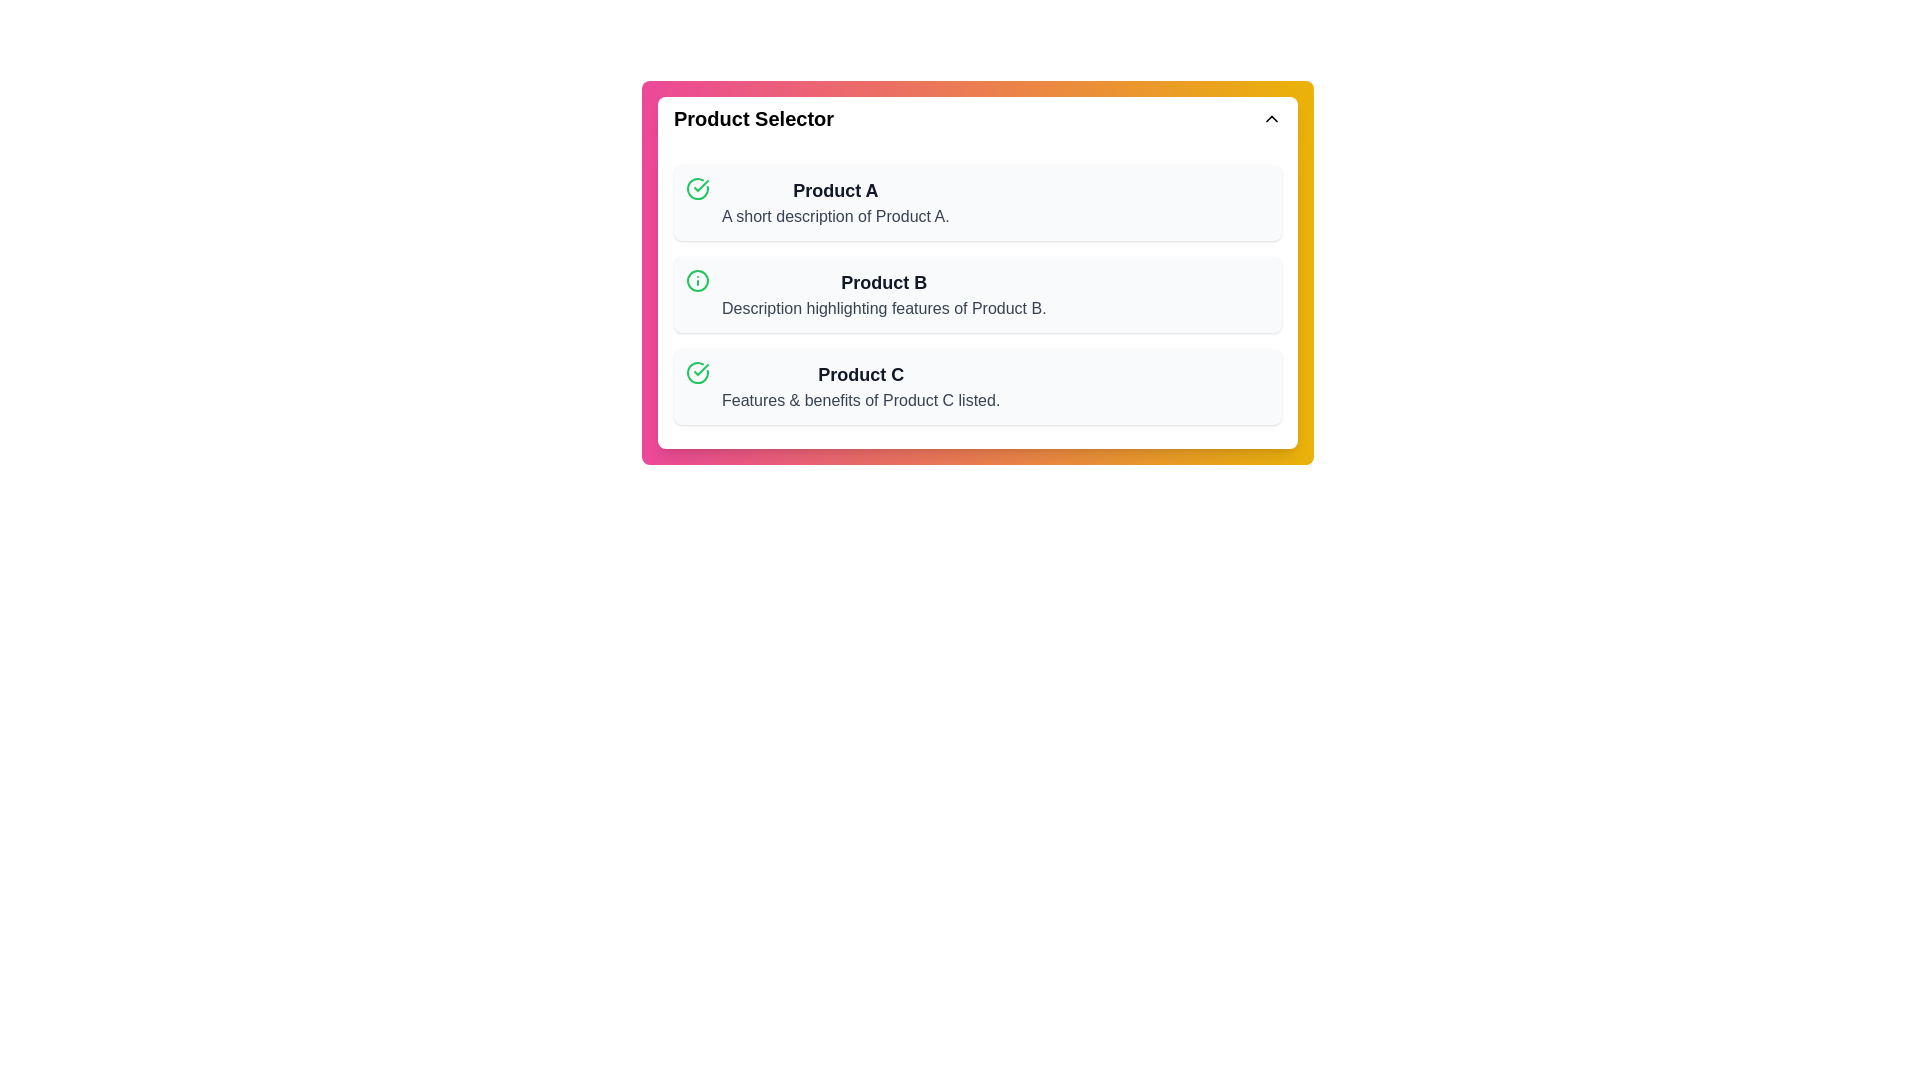 Image resolution: width=1920 pixels, height=1080 pixels. Describe the element at coordinates (978, 119) in the screenshot. I see `main button labeled 'Product Selector' to toggle the visibility of the product list` at that location.